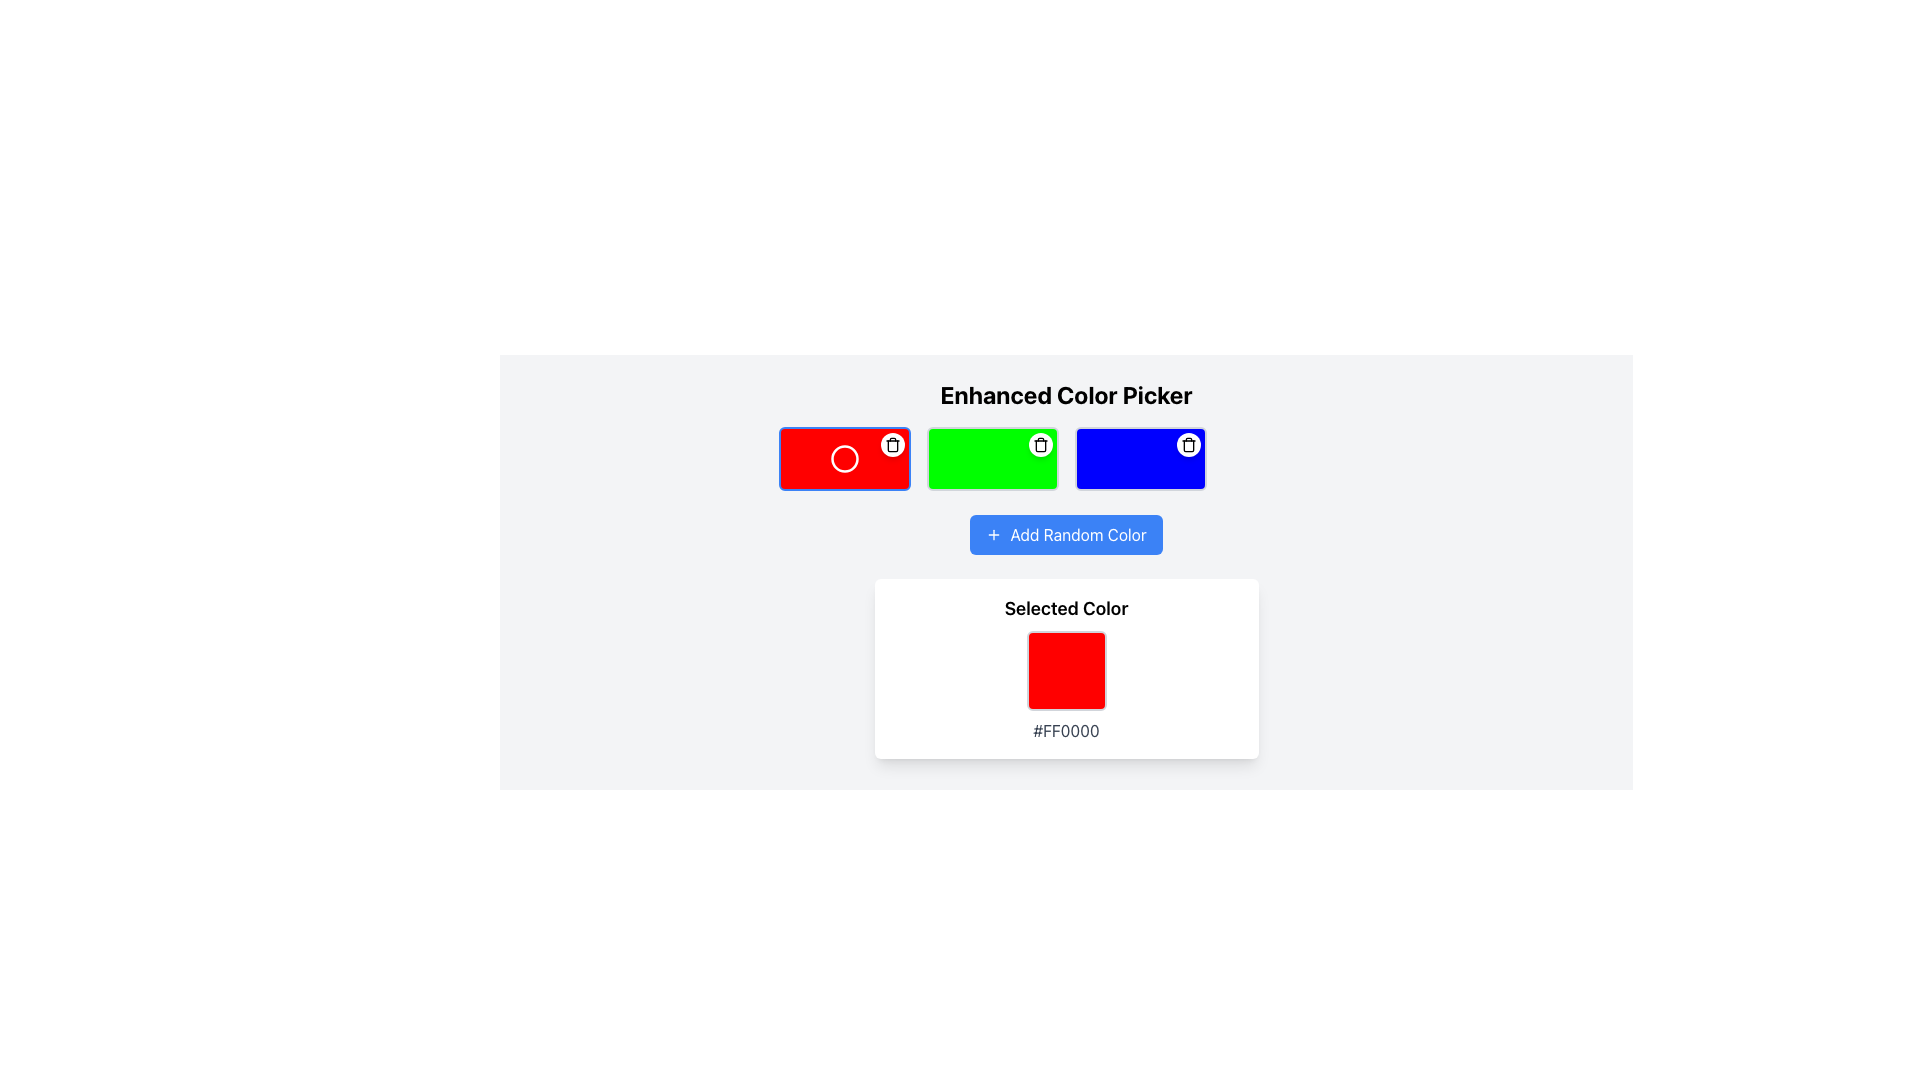 Image resolution: width=1920 pixels, height=1080 pixels. I want to click on the main body of the selectable color box, which is the second box in a horizontal row of three boxes, so click(992, 459).